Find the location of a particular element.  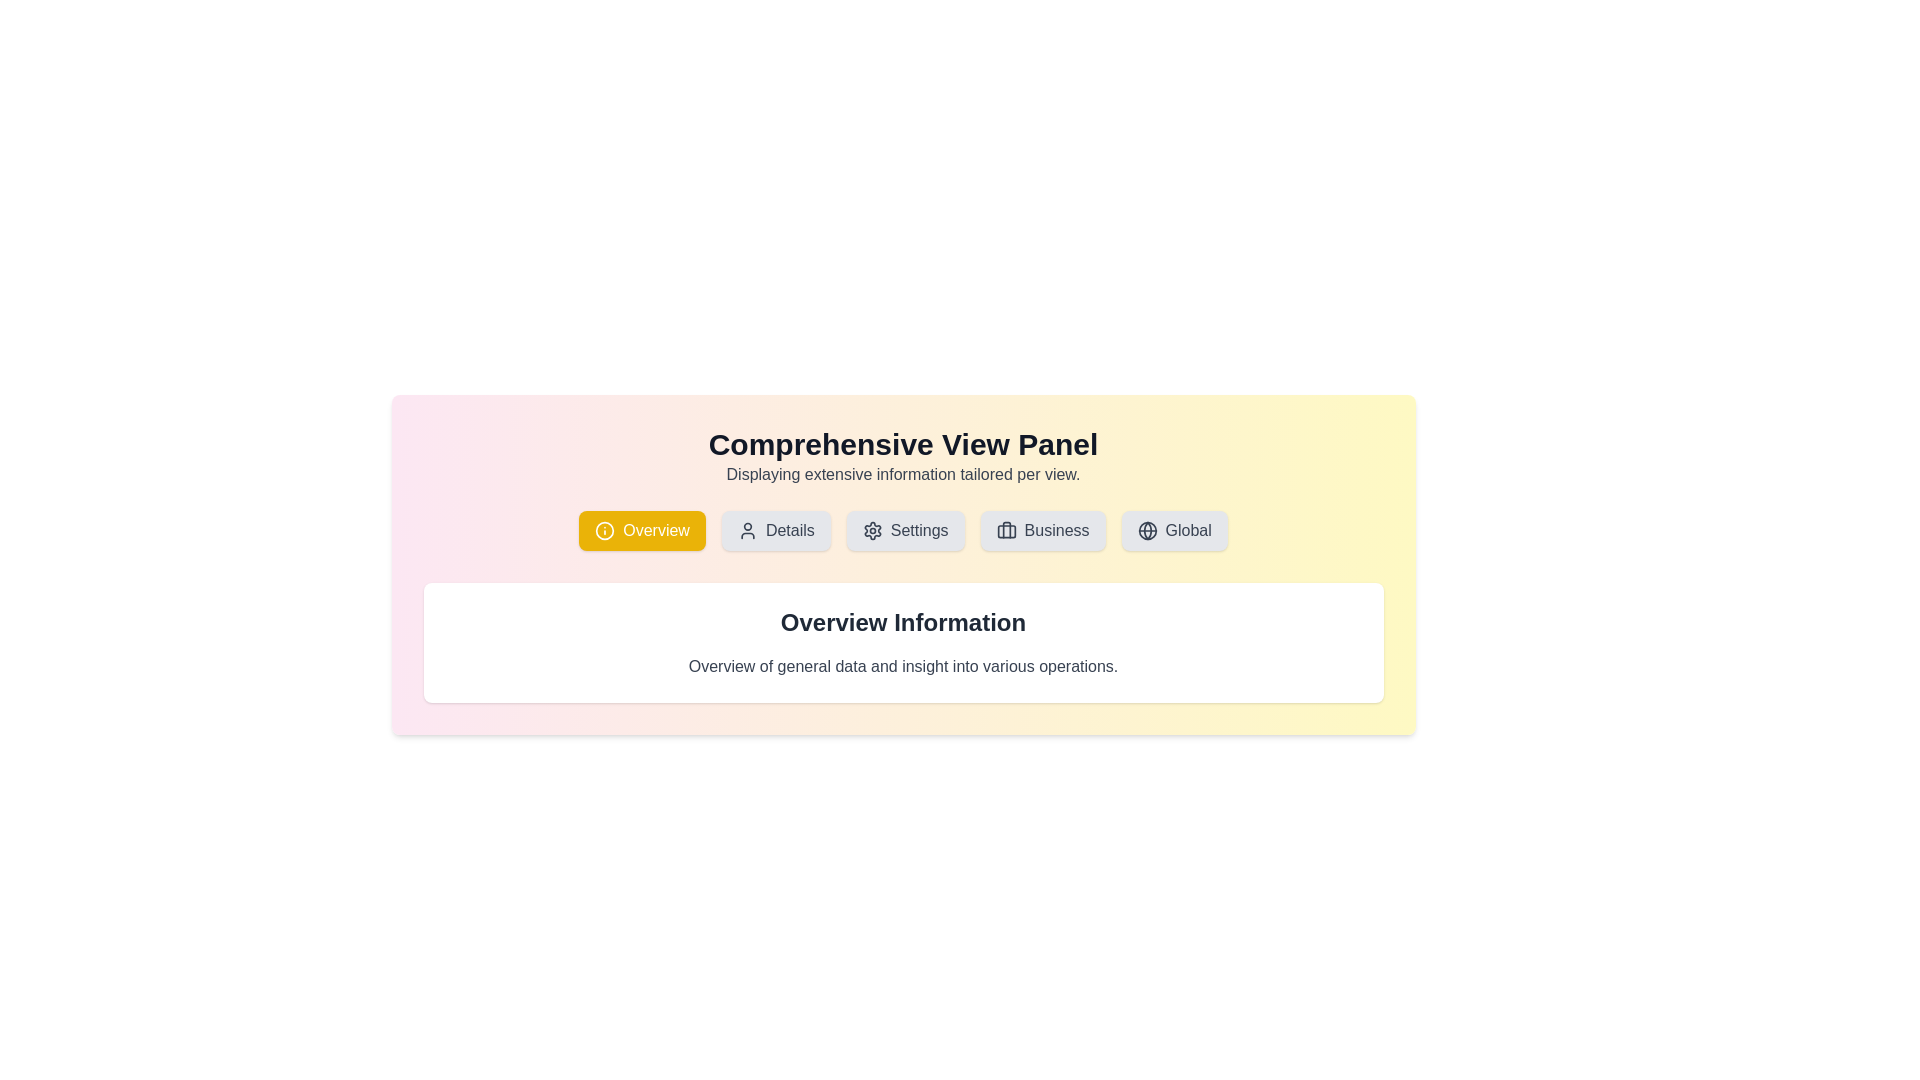

the gear icon representing the settings configuration, which is located inside the 'Settings' button in the navigation section is located at coordinates (872, 530).